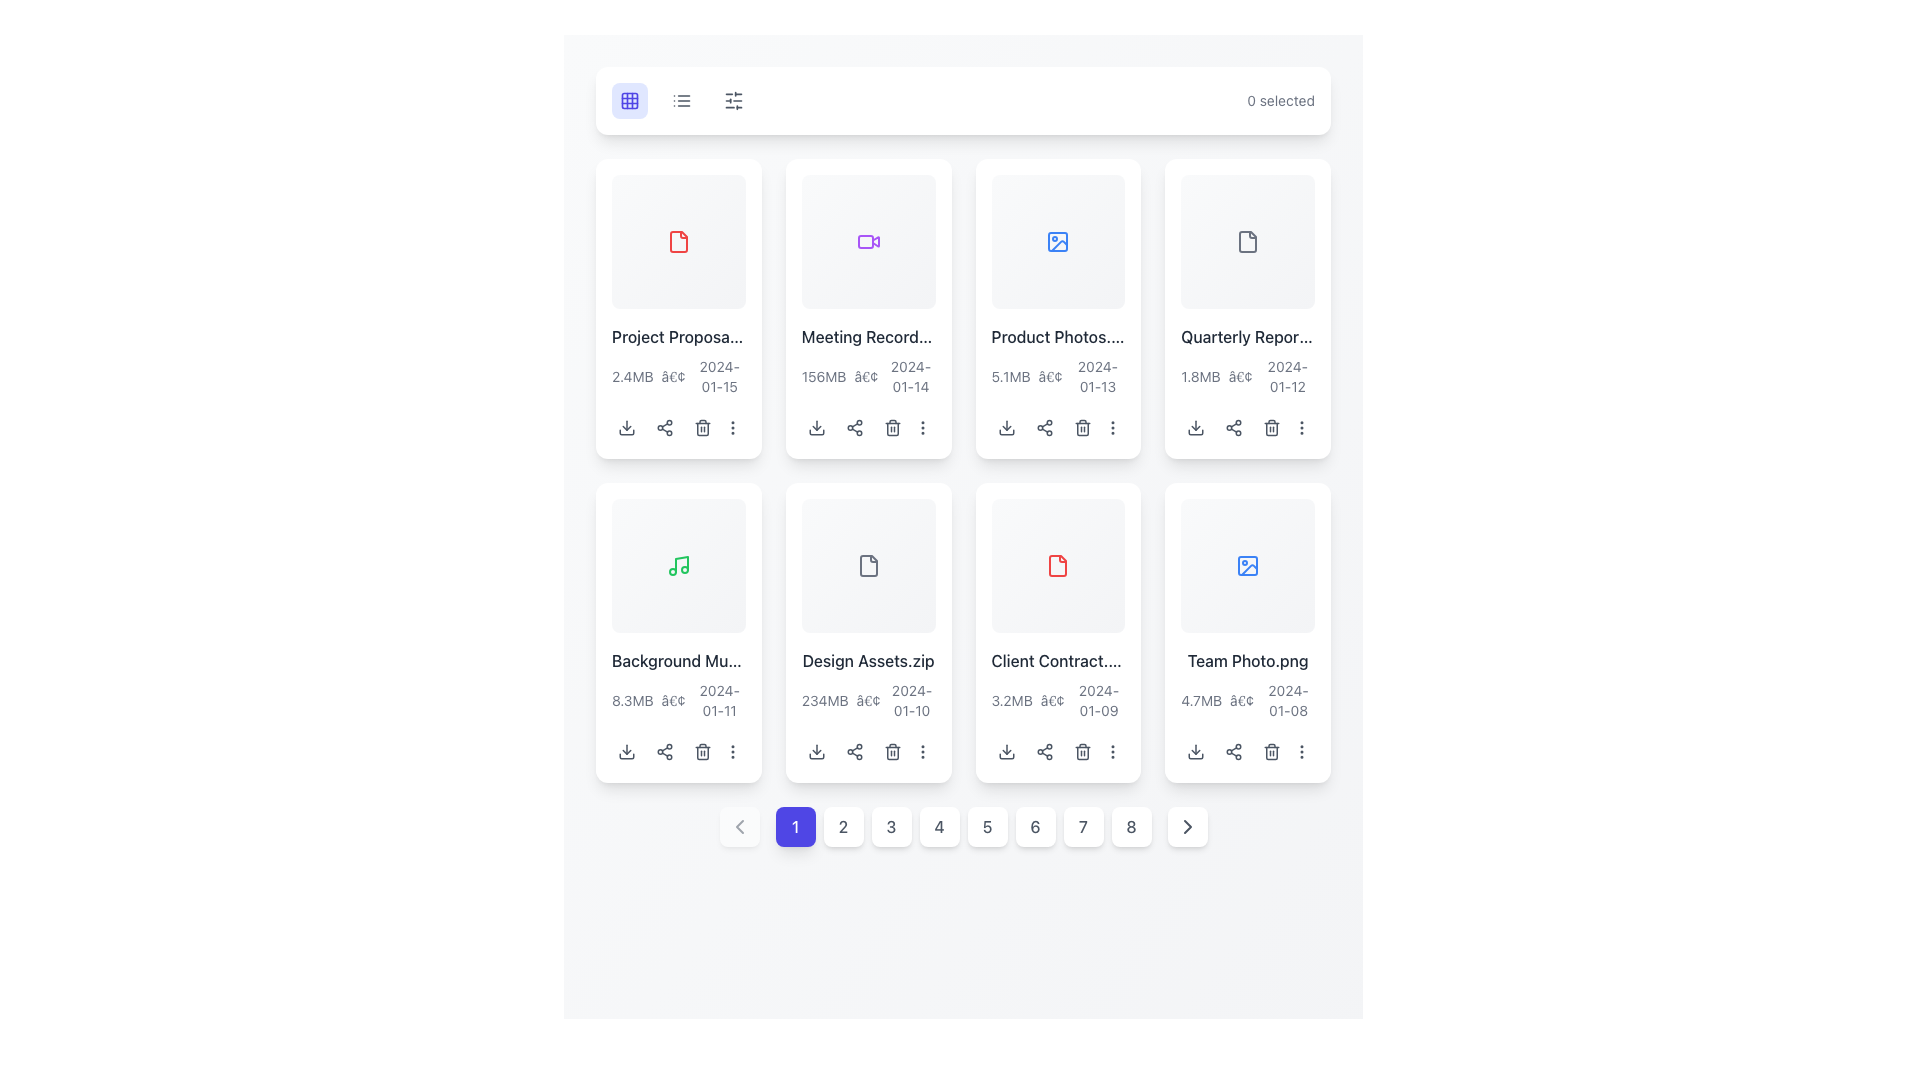  I want to click on the decorative video file indicator icon located at the center of the card in the second position of the top row to inspect its associated content, so click(865, 240).